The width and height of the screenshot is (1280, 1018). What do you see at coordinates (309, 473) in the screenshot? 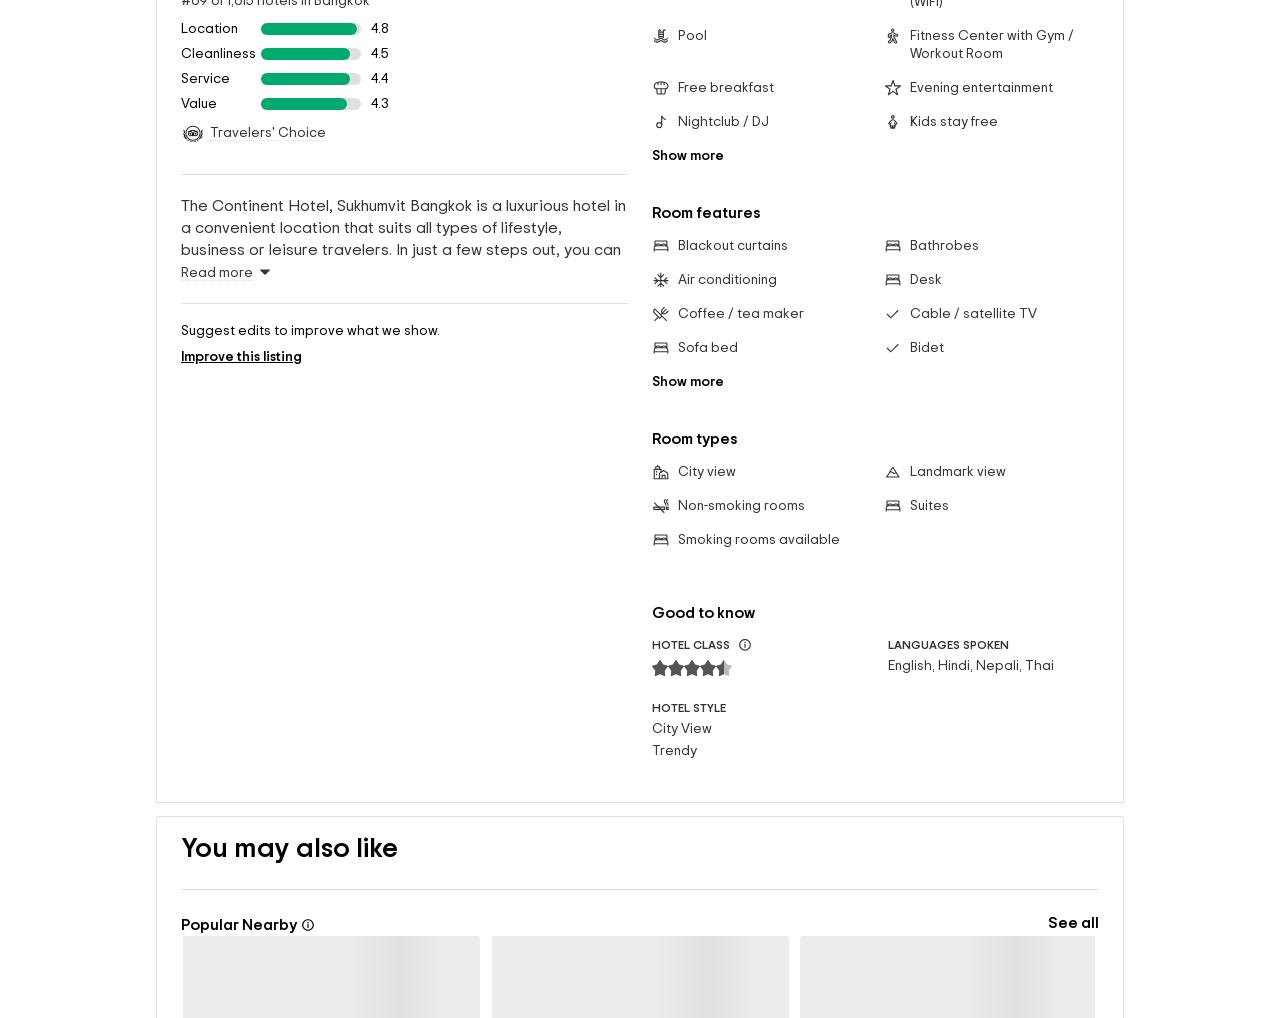
I see `'Suggest edits to improve what we show.'` at bounding box center [309, 473].